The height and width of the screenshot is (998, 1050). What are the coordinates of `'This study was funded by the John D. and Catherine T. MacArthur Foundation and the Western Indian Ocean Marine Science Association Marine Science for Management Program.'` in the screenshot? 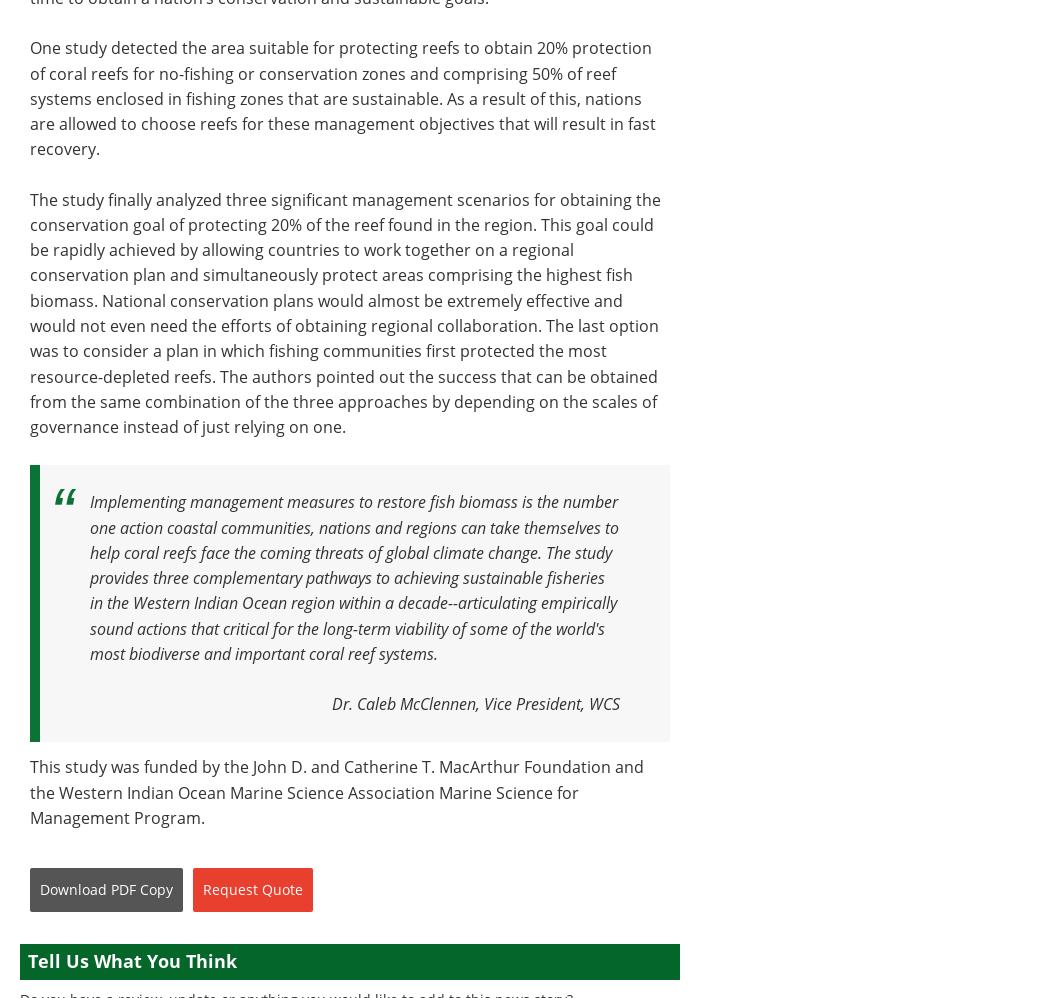 It's located at (337, 791).